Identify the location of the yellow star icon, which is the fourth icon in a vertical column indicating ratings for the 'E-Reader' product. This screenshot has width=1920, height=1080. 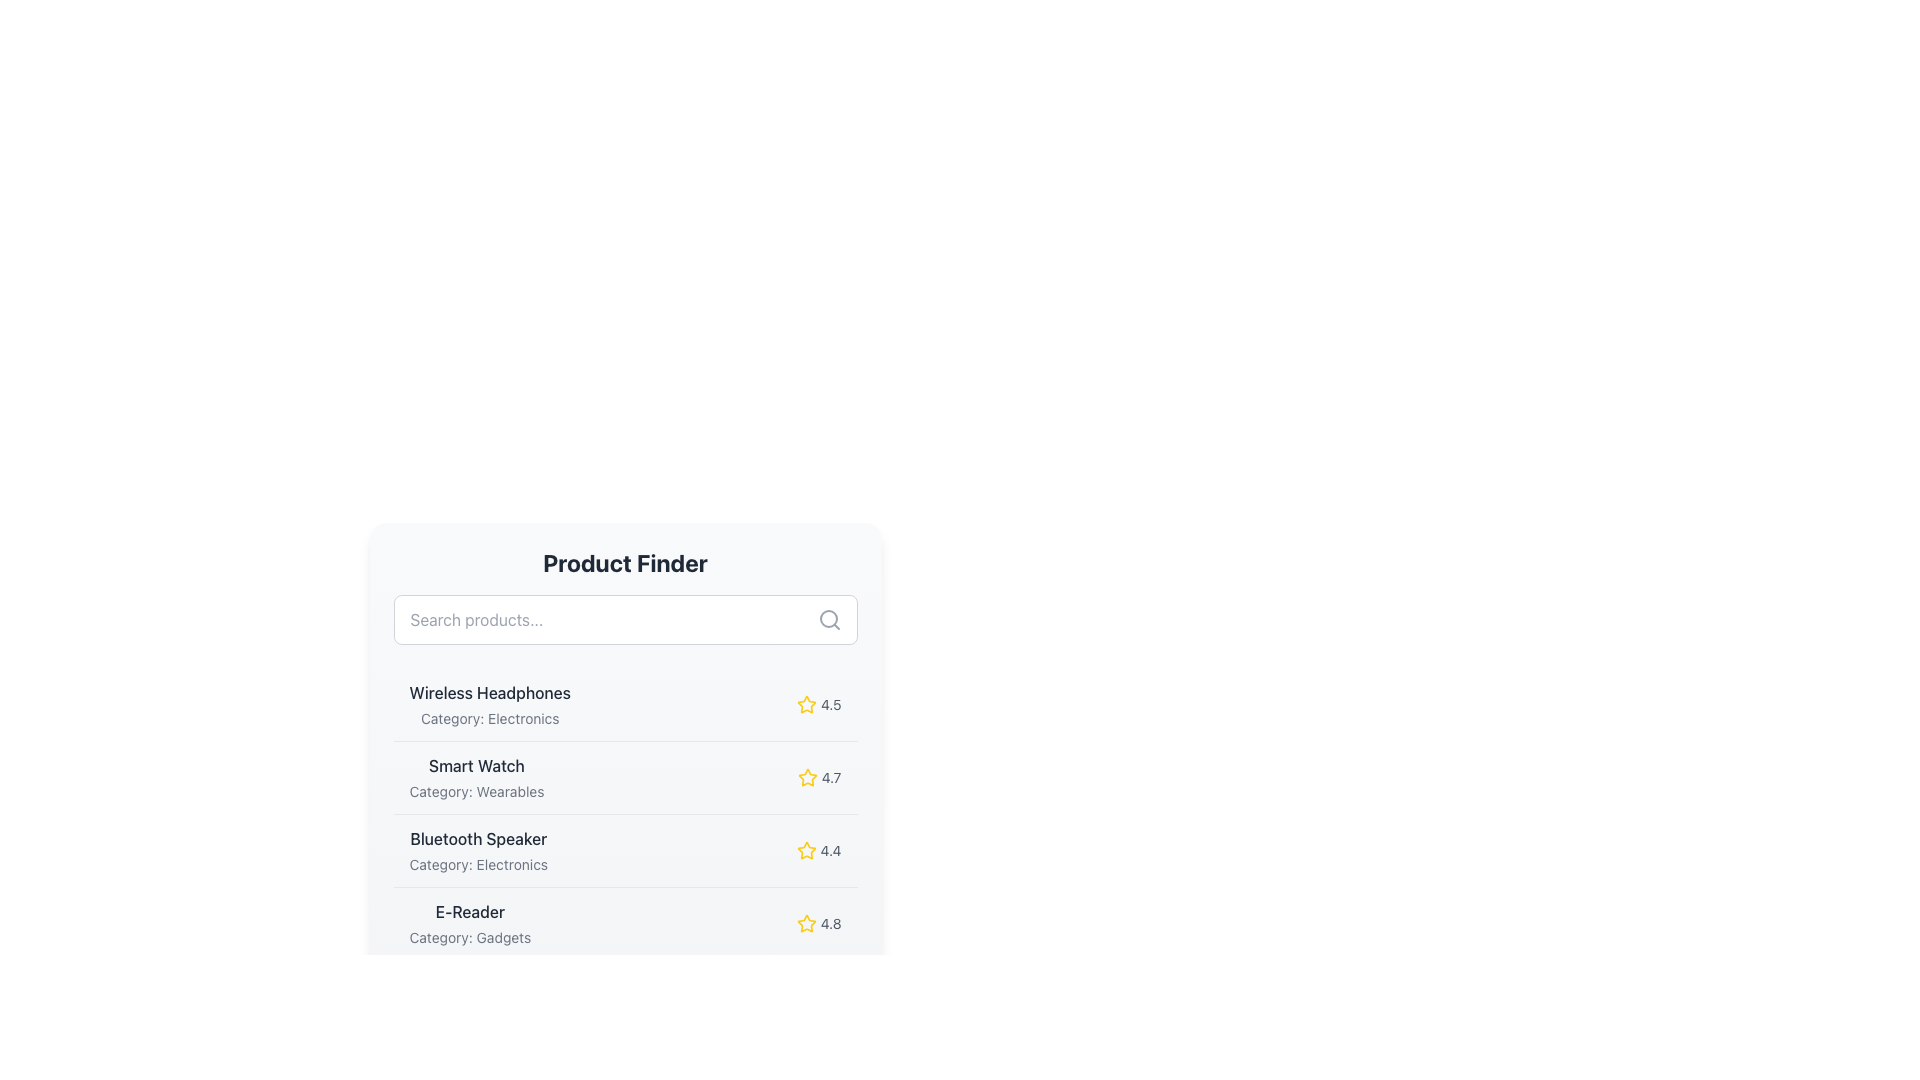
(806, 923).